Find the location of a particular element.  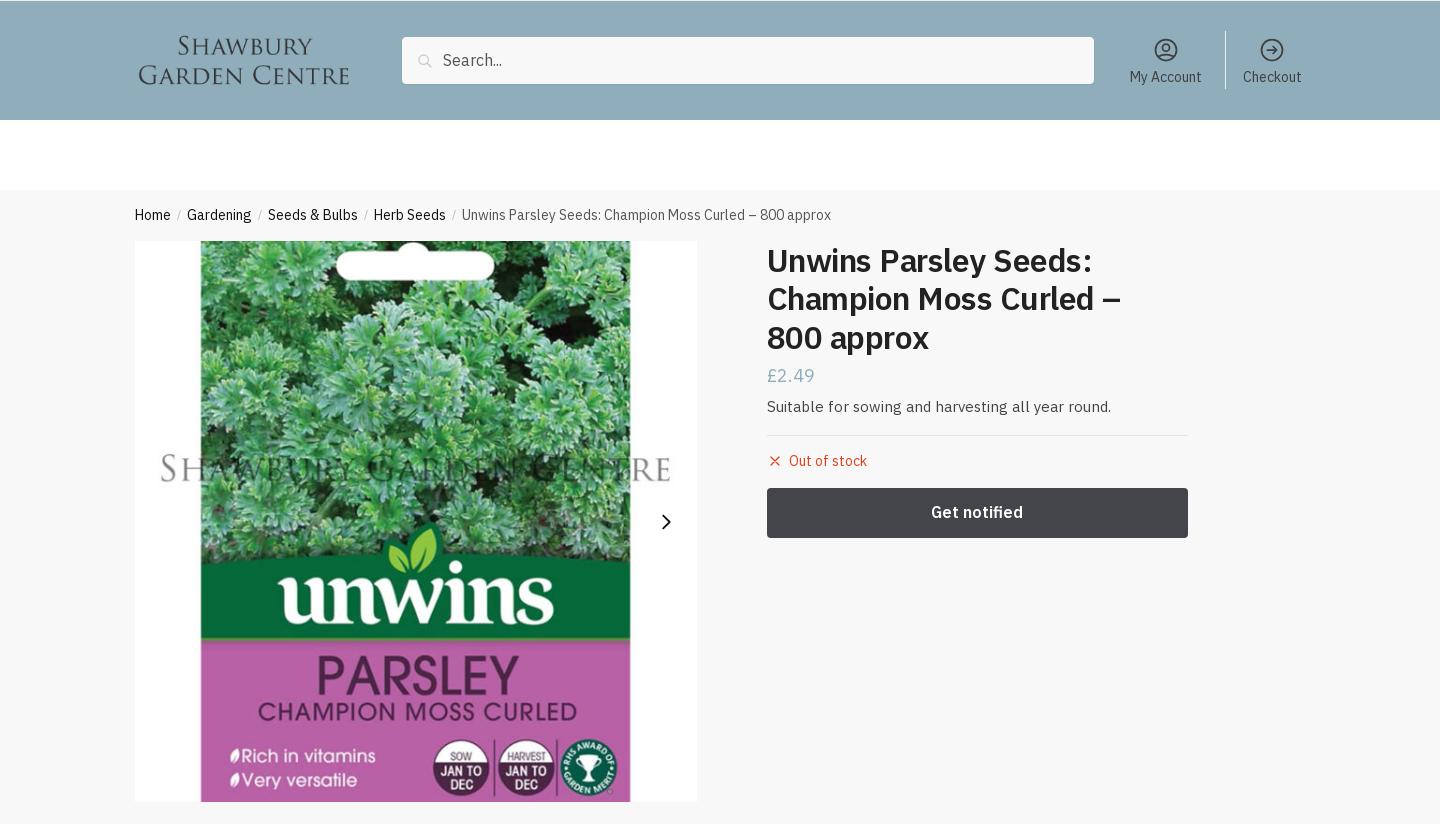

'Gardening' is located at coordinates (170, 29).